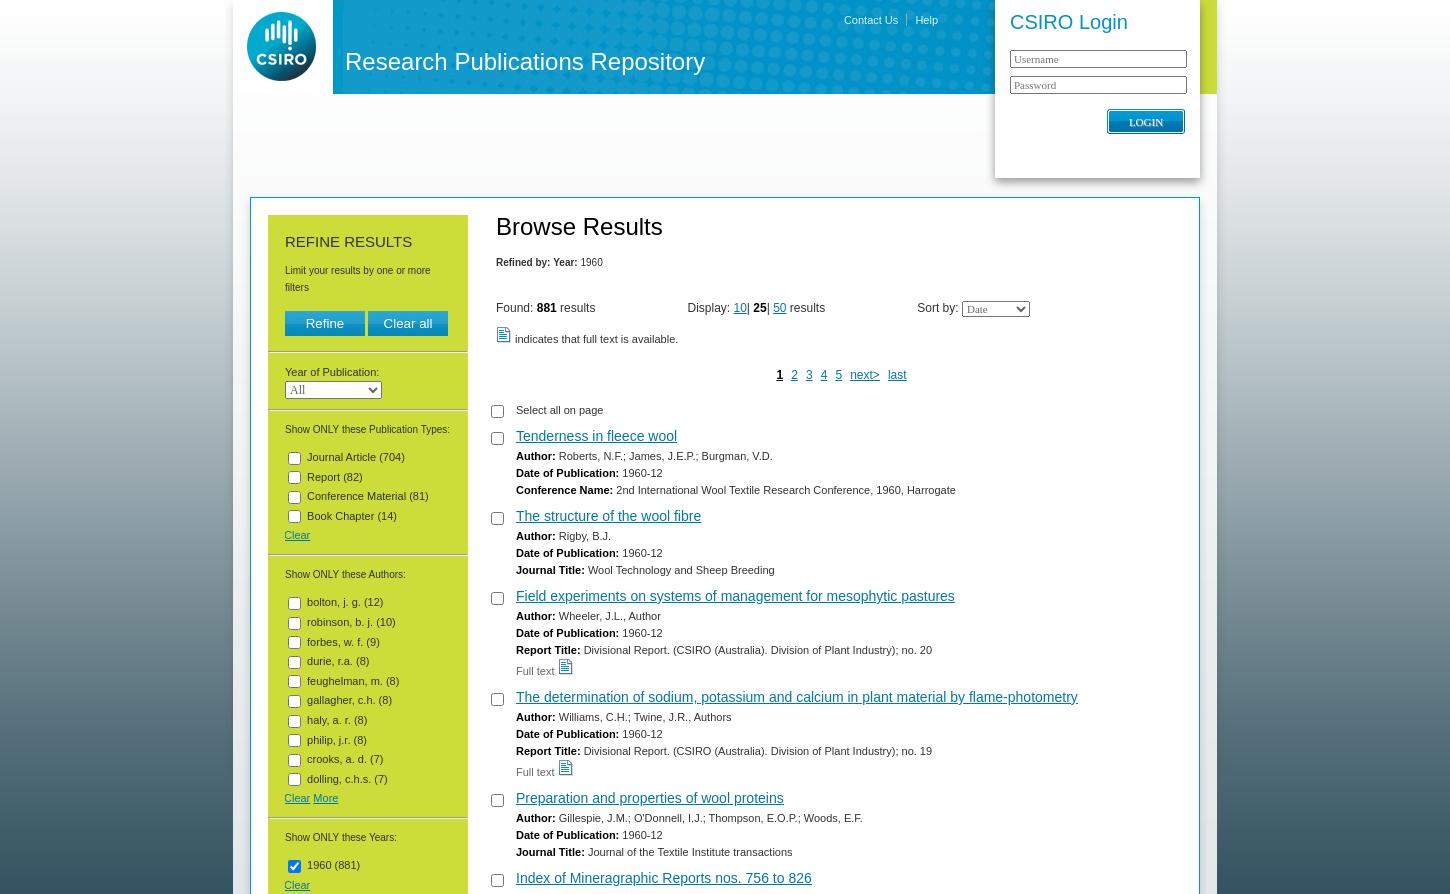  I want to click on 'Refine Results', so click(348, 240).